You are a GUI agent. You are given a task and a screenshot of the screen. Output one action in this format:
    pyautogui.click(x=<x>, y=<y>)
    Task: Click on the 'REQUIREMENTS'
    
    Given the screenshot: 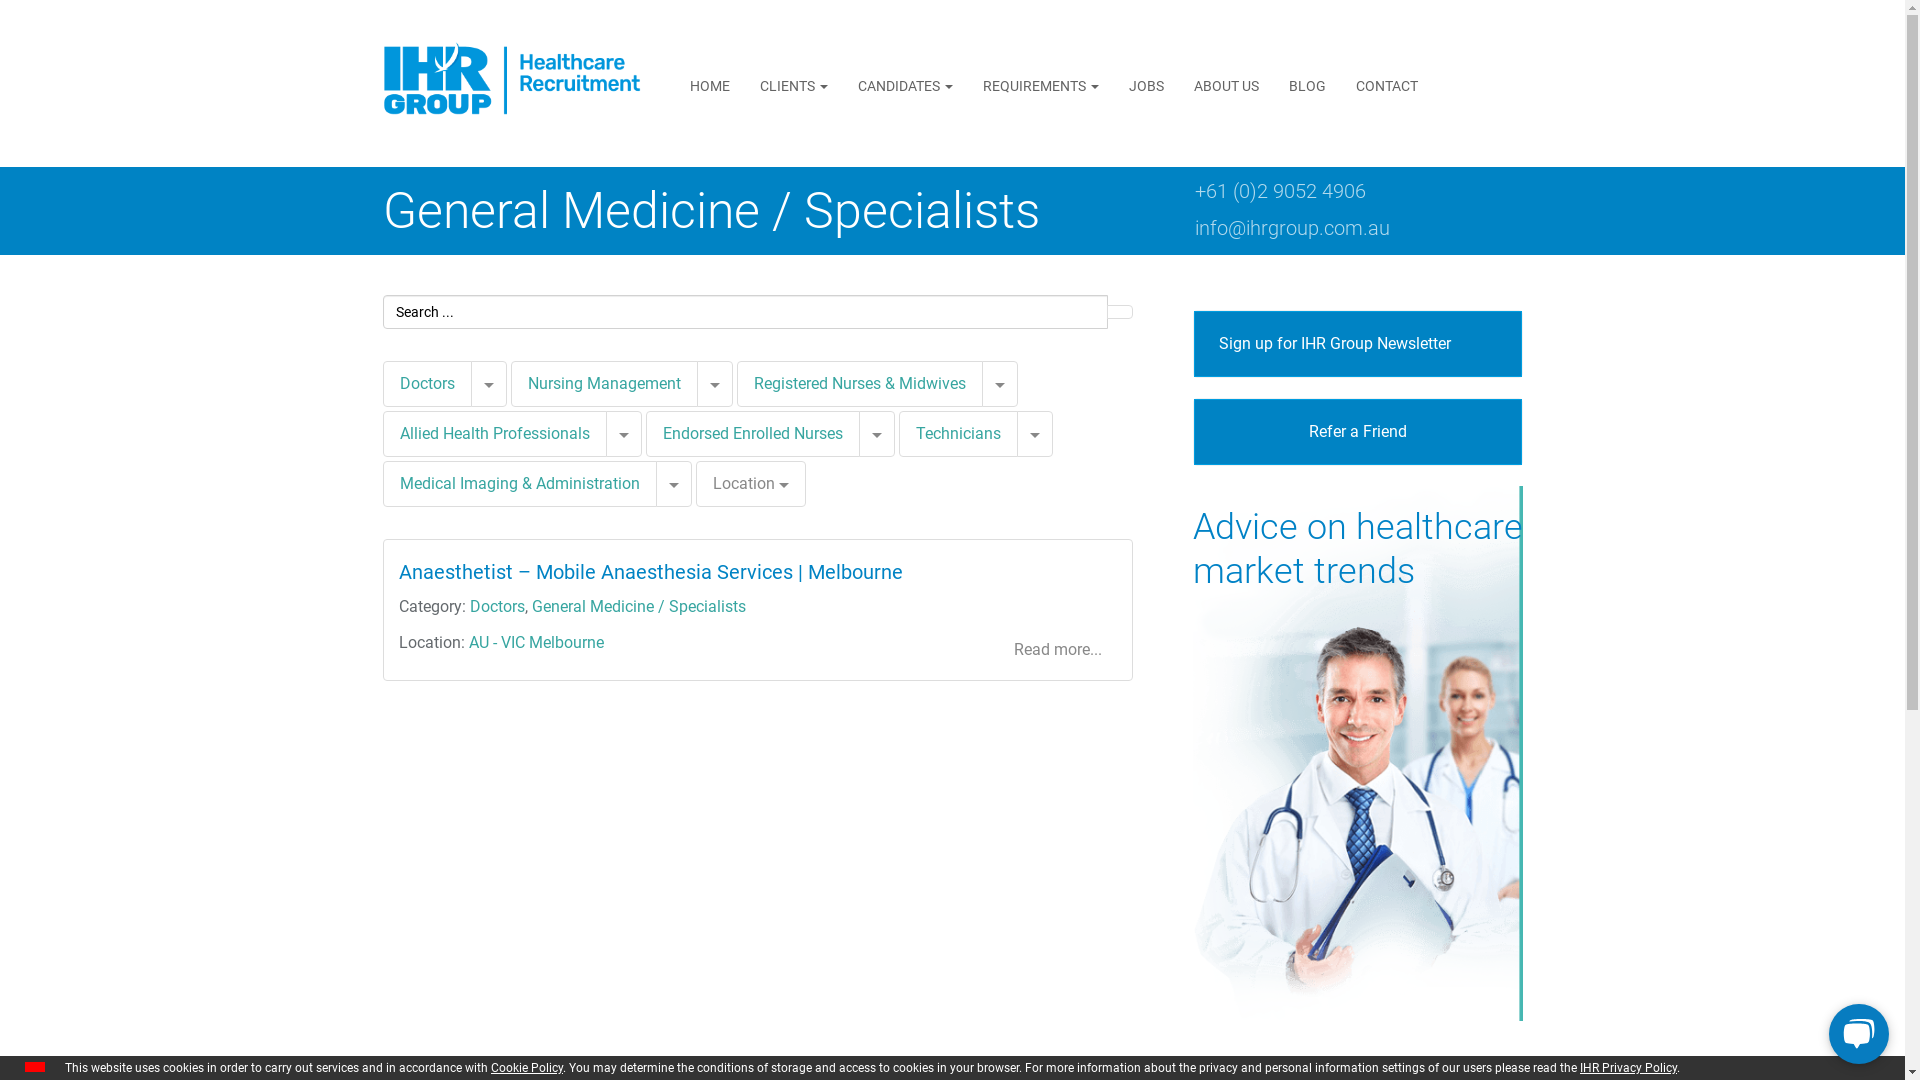 What is the action you would take?
    pyautogui.click(x=1040, y=84)
    